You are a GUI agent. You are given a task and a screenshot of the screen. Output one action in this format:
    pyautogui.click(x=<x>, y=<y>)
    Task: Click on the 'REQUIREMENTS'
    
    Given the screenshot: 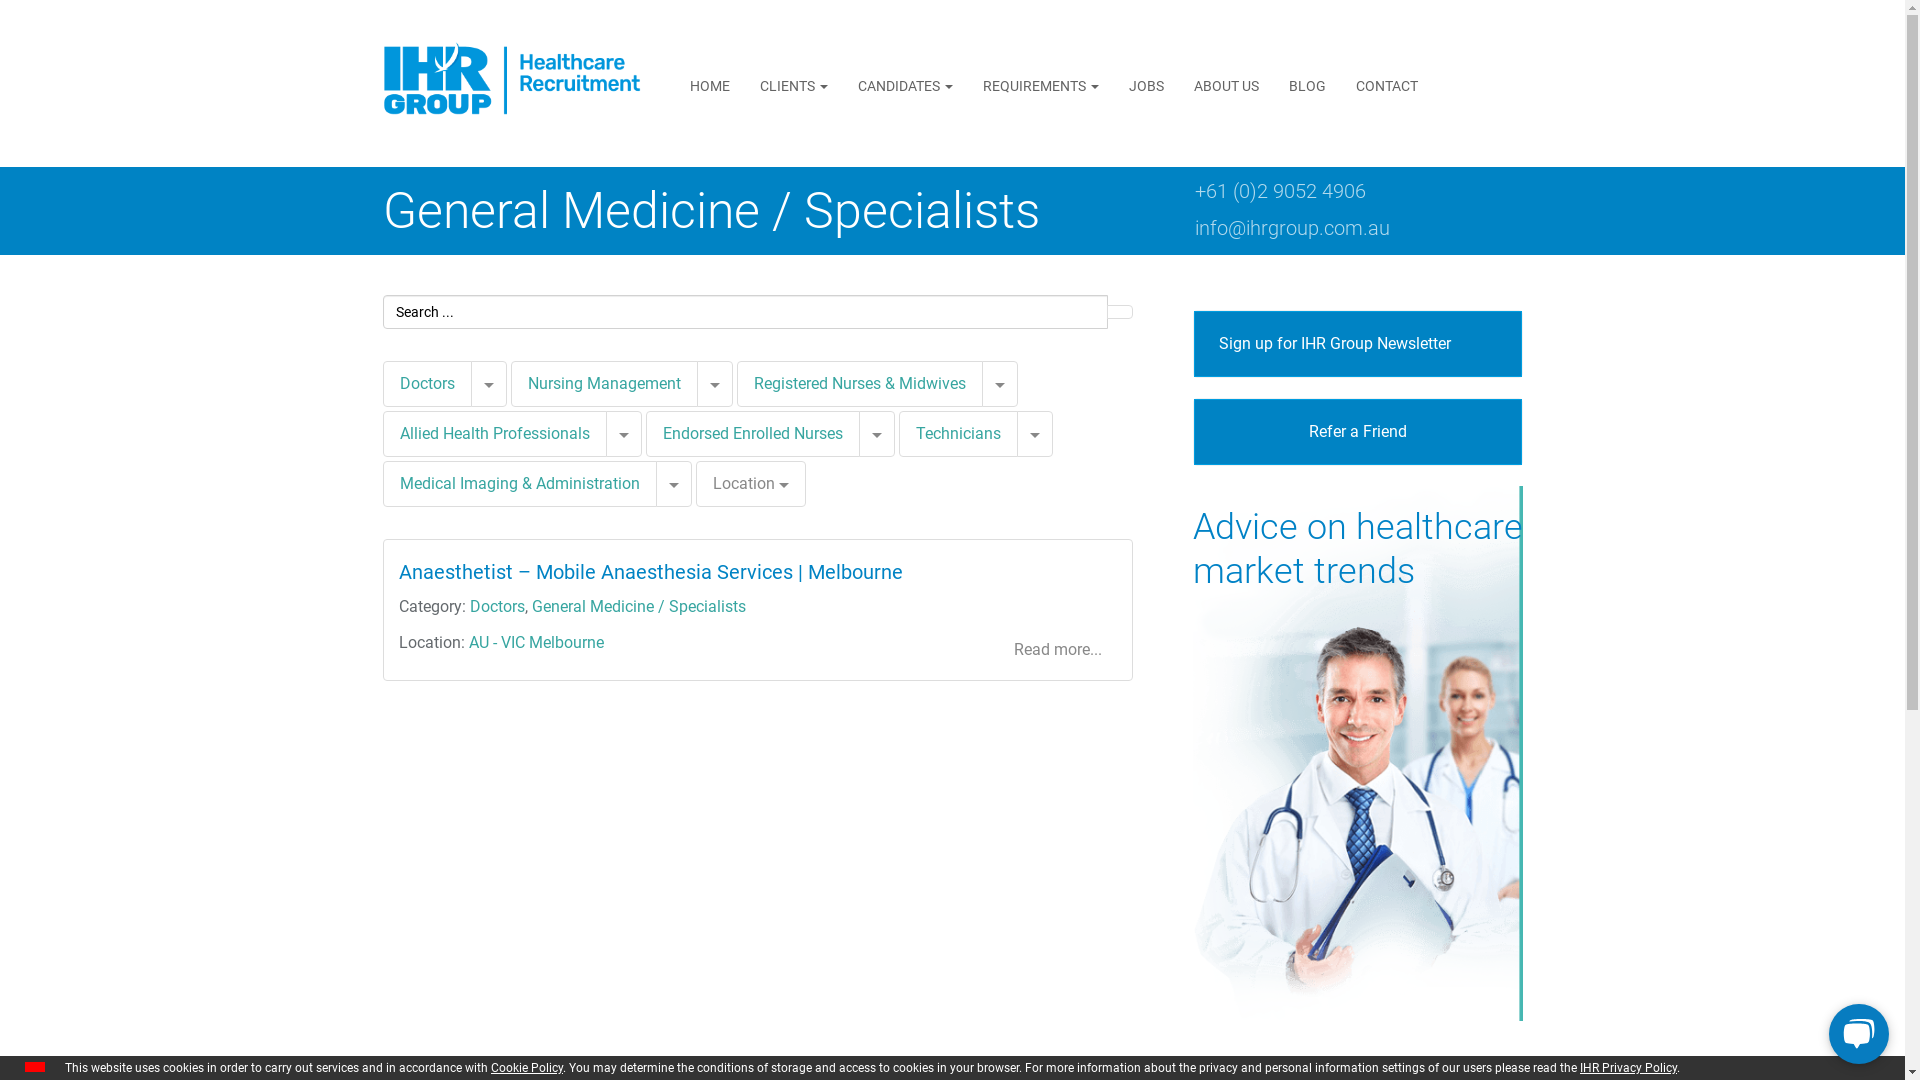 What is the action you would take?
    pyautogui.click(x=1040, y=84)
    